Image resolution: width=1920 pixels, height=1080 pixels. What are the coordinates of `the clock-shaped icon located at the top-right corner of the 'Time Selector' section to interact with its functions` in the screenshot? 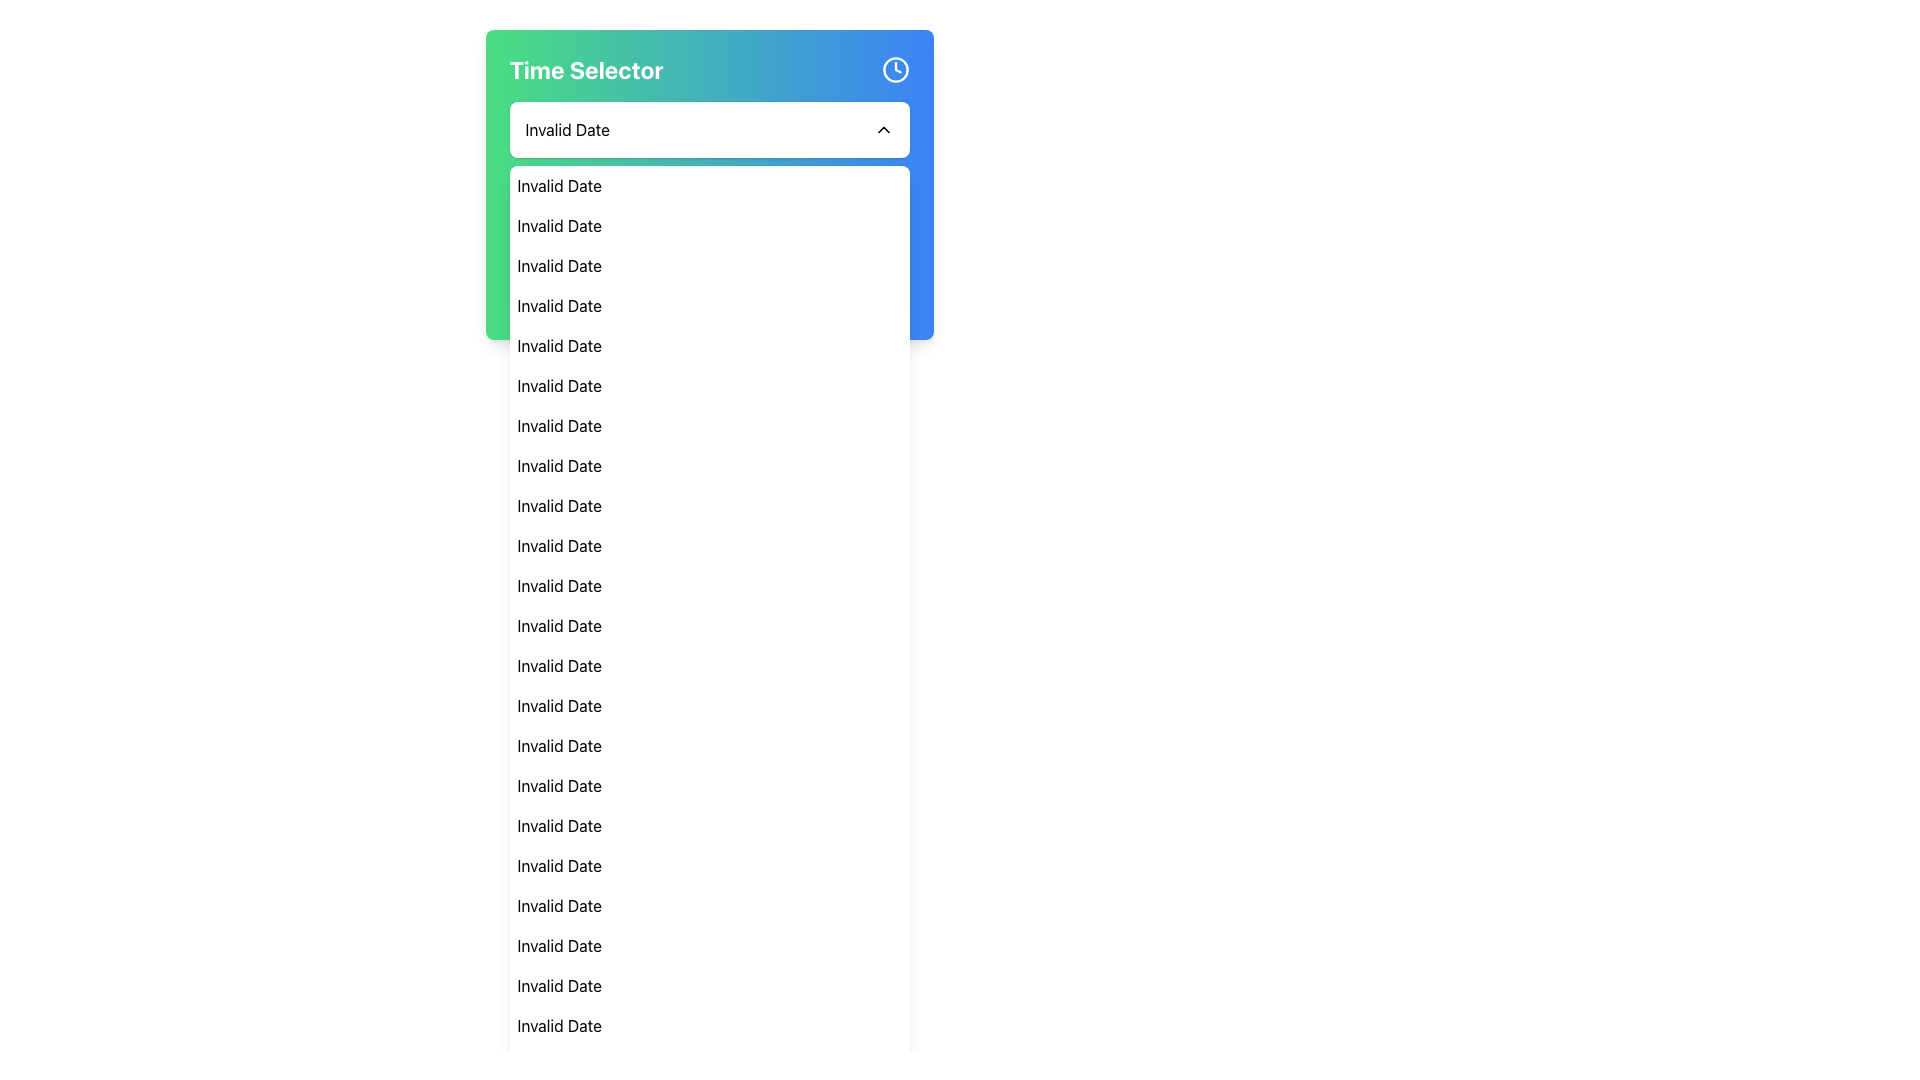 It's located at (894, 68).